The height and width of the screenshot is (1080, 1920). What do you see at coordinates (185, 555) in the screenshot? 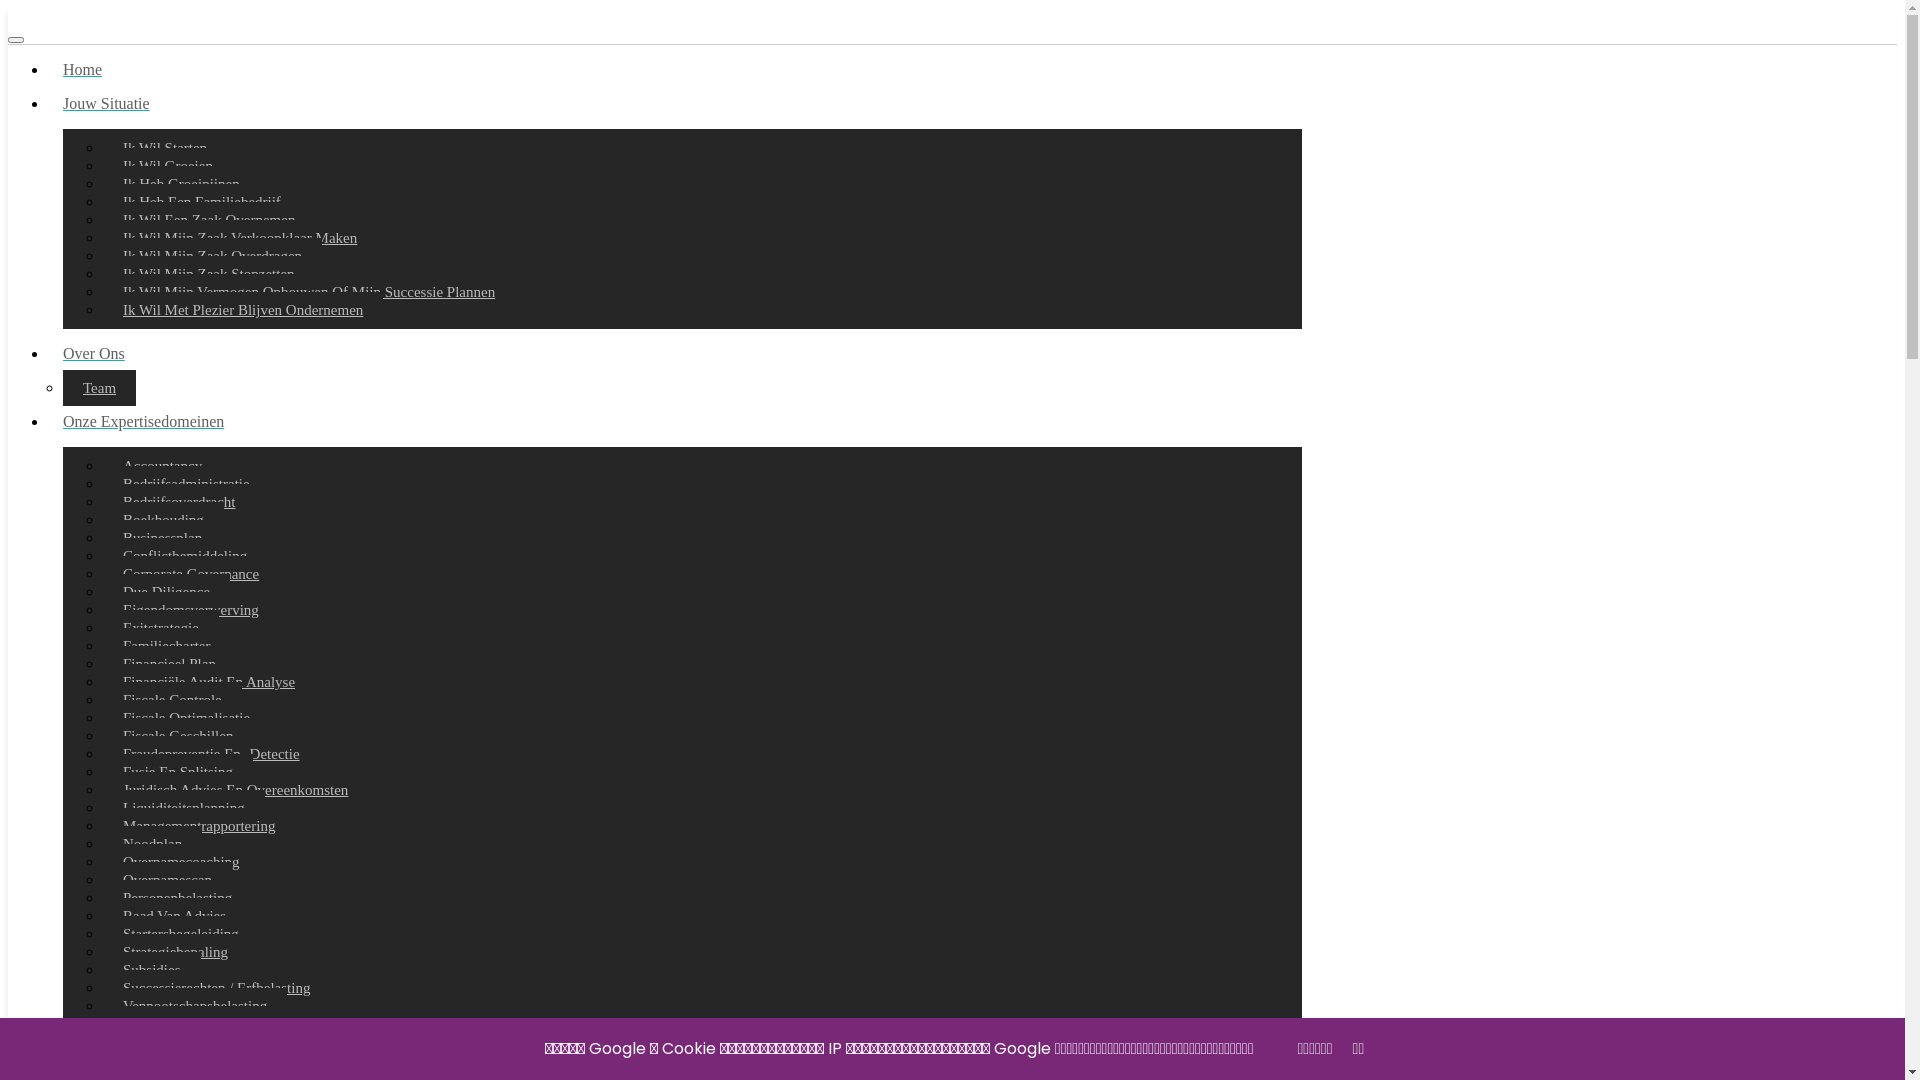
I see `'Conflictbemiddeling'` at bounding box center [185, 555].